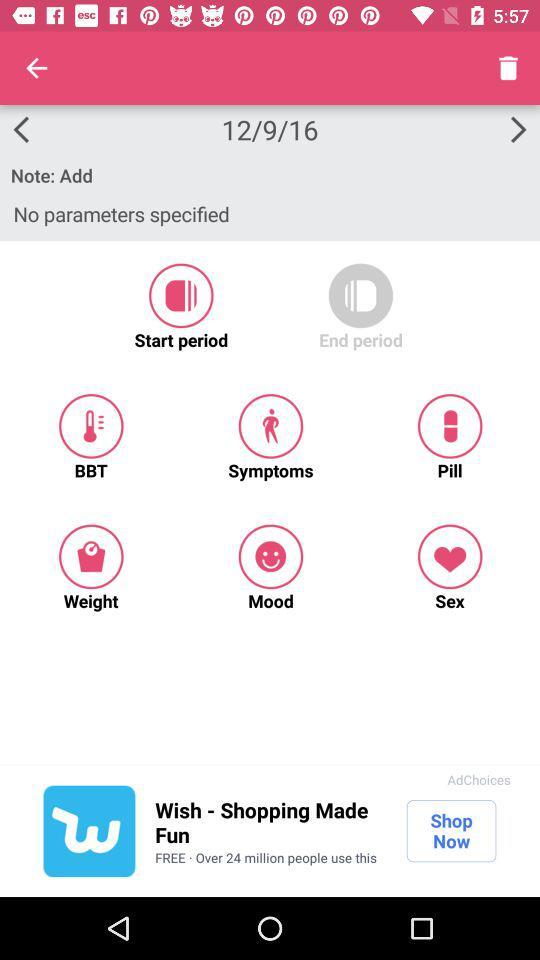 Image resolution: width=540 pixels, height=960 pixels. I want to click on wish advertisement, so click(88, 831).